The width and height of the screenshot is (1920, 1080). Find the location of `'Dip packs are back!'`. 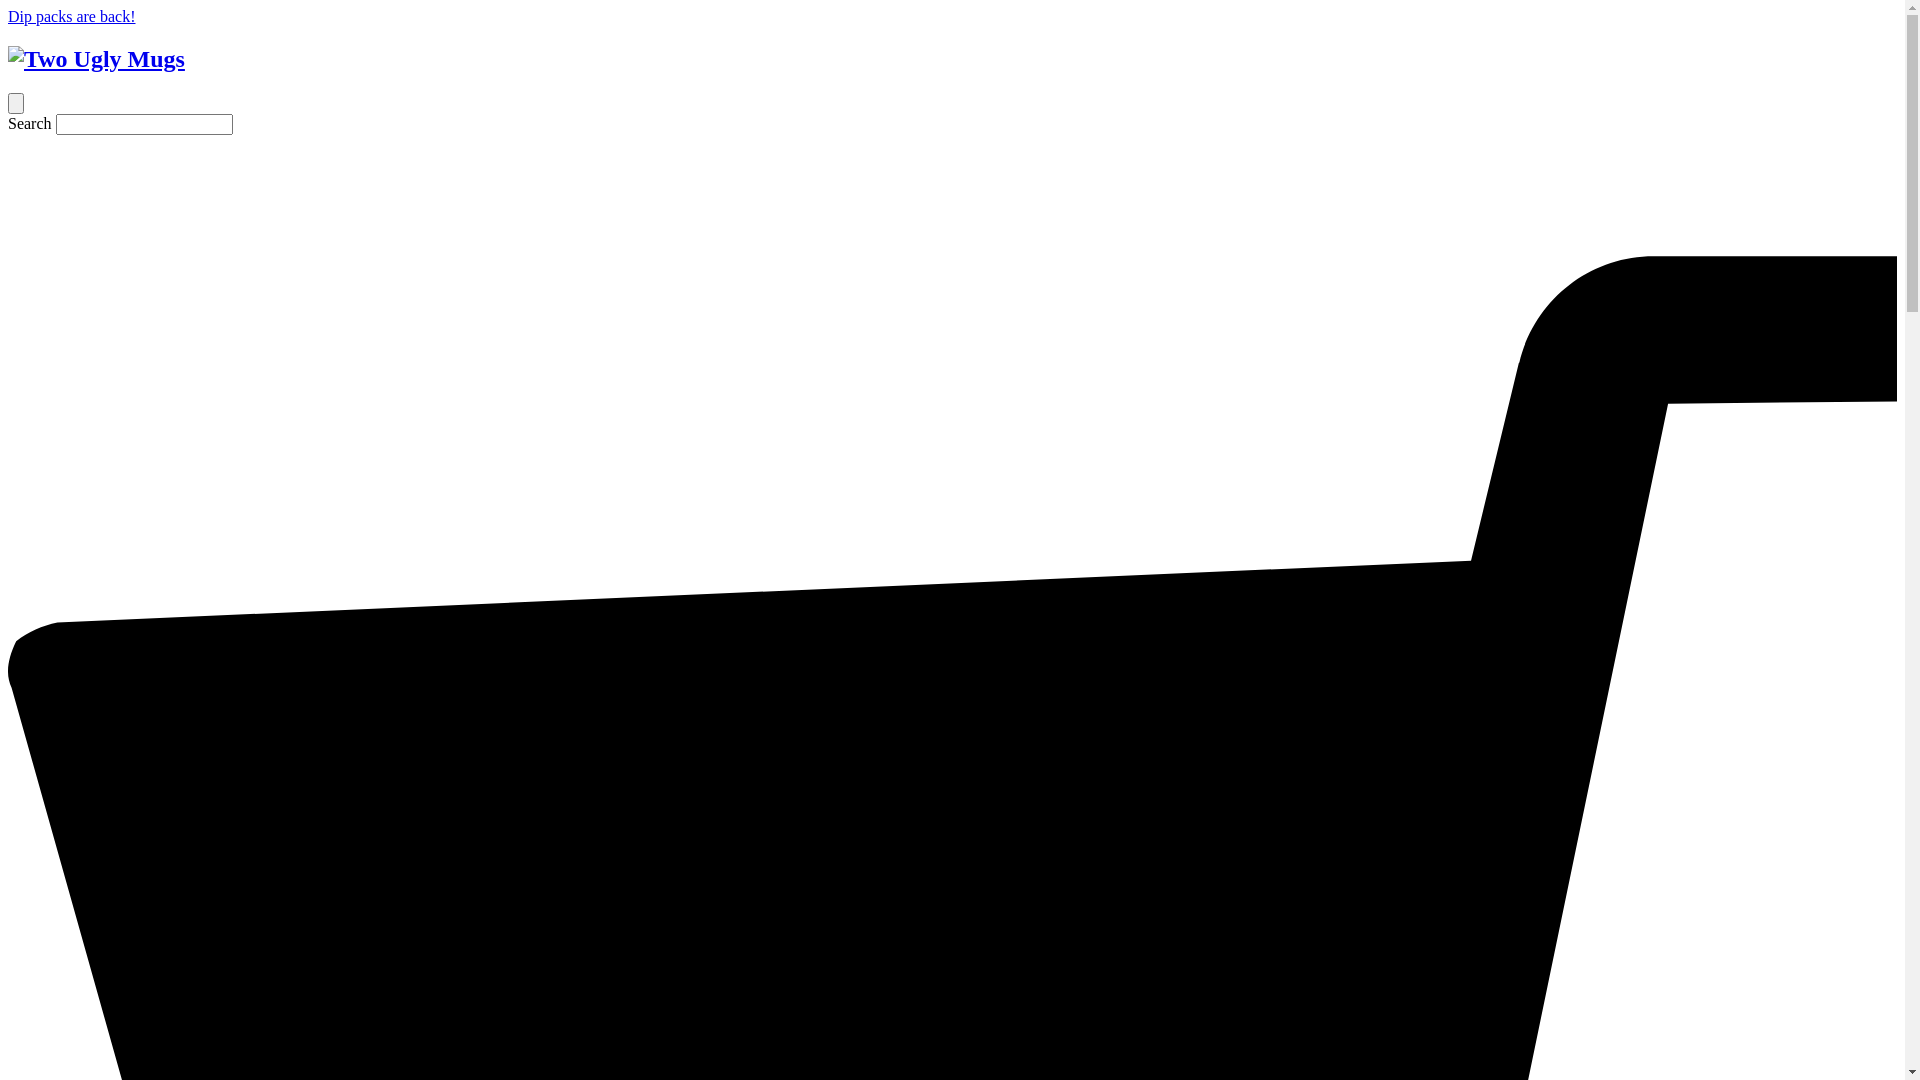

'Dip packs are back!' is located at coordinates (72, 16).